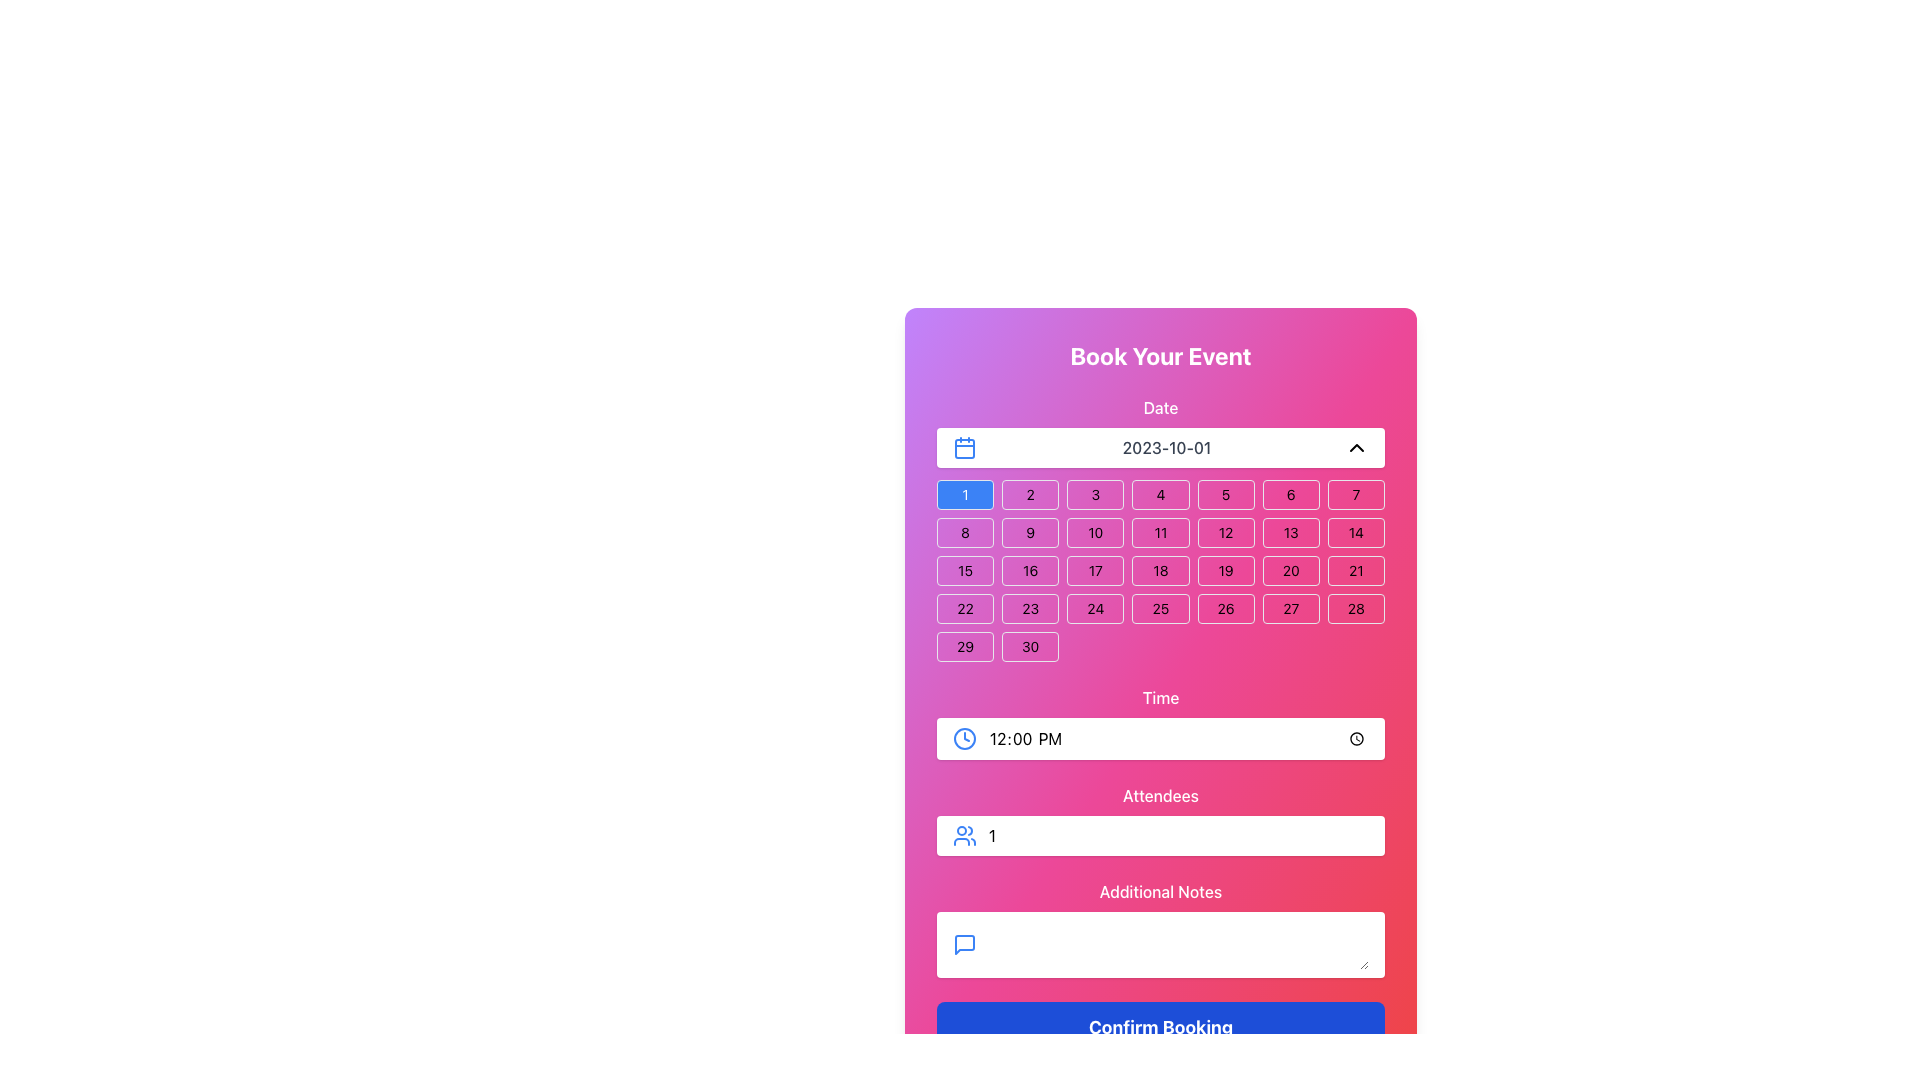 This screenshot has height=1080, width=1920. I want to click on the button labeled '3' in the calendar view, so click(1094, 494).